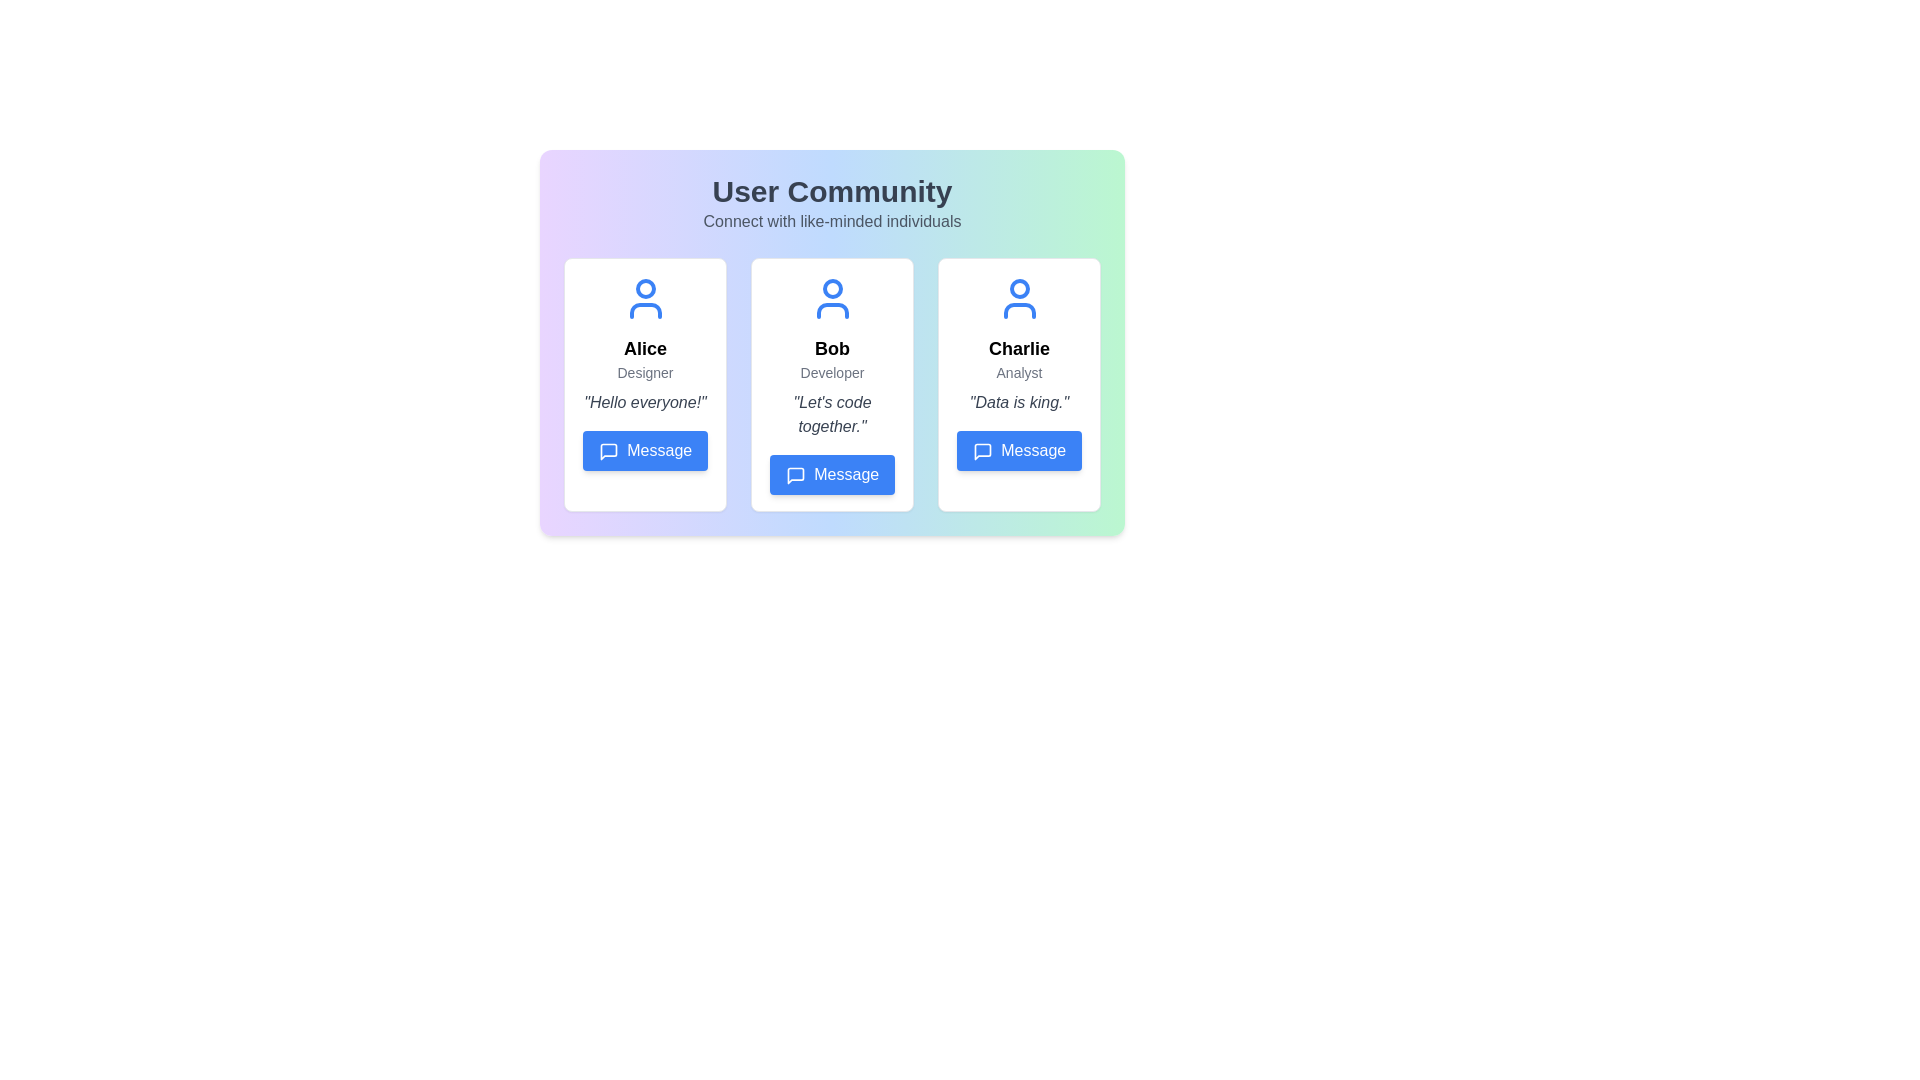 Image resolution: width=1920 pixels, height=1080 pixels. What do you see at coordinates (1019, 289) in the screenshot?
I see `the circular SVG element that is part of the user icon representing 'Charlie' on the third card in the user community section` at bounding box center [1019, 289].